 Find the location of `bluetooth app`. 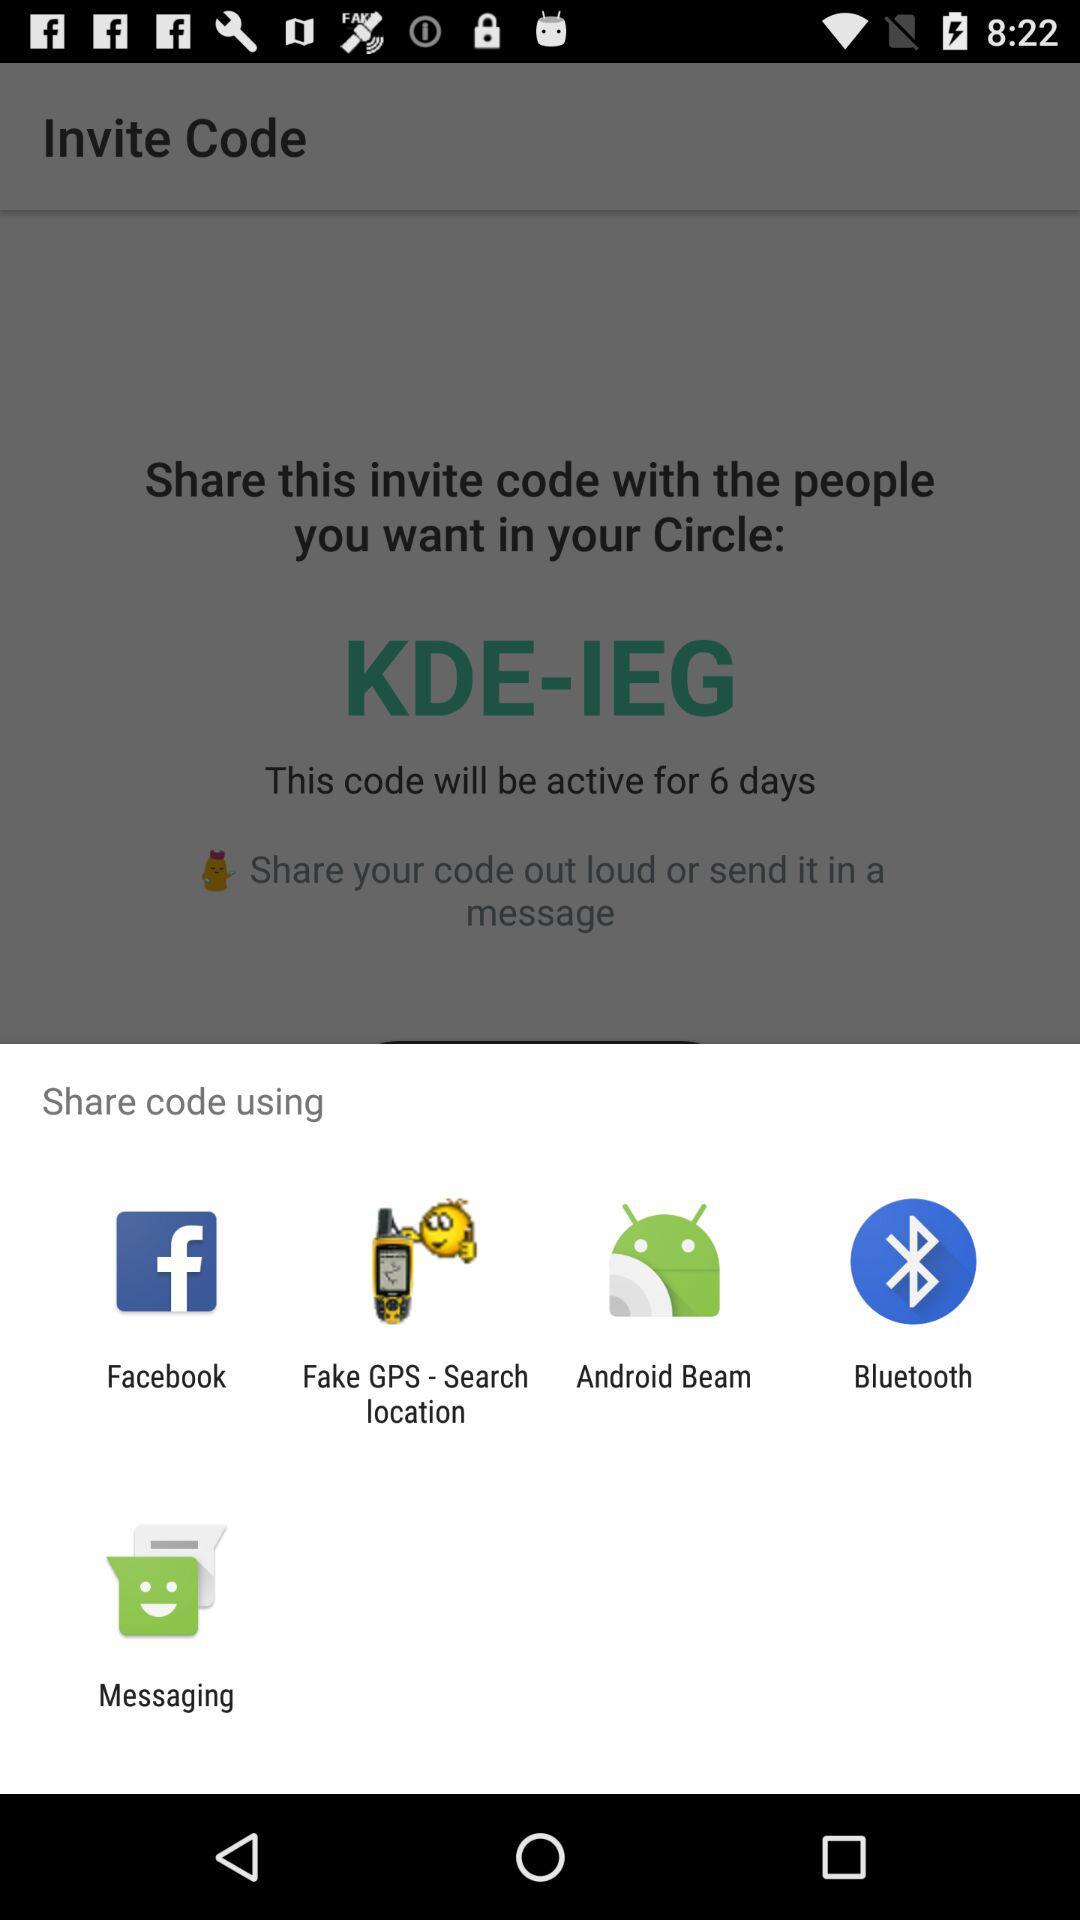

bluetooth app is located at coordinates (913, 1392).